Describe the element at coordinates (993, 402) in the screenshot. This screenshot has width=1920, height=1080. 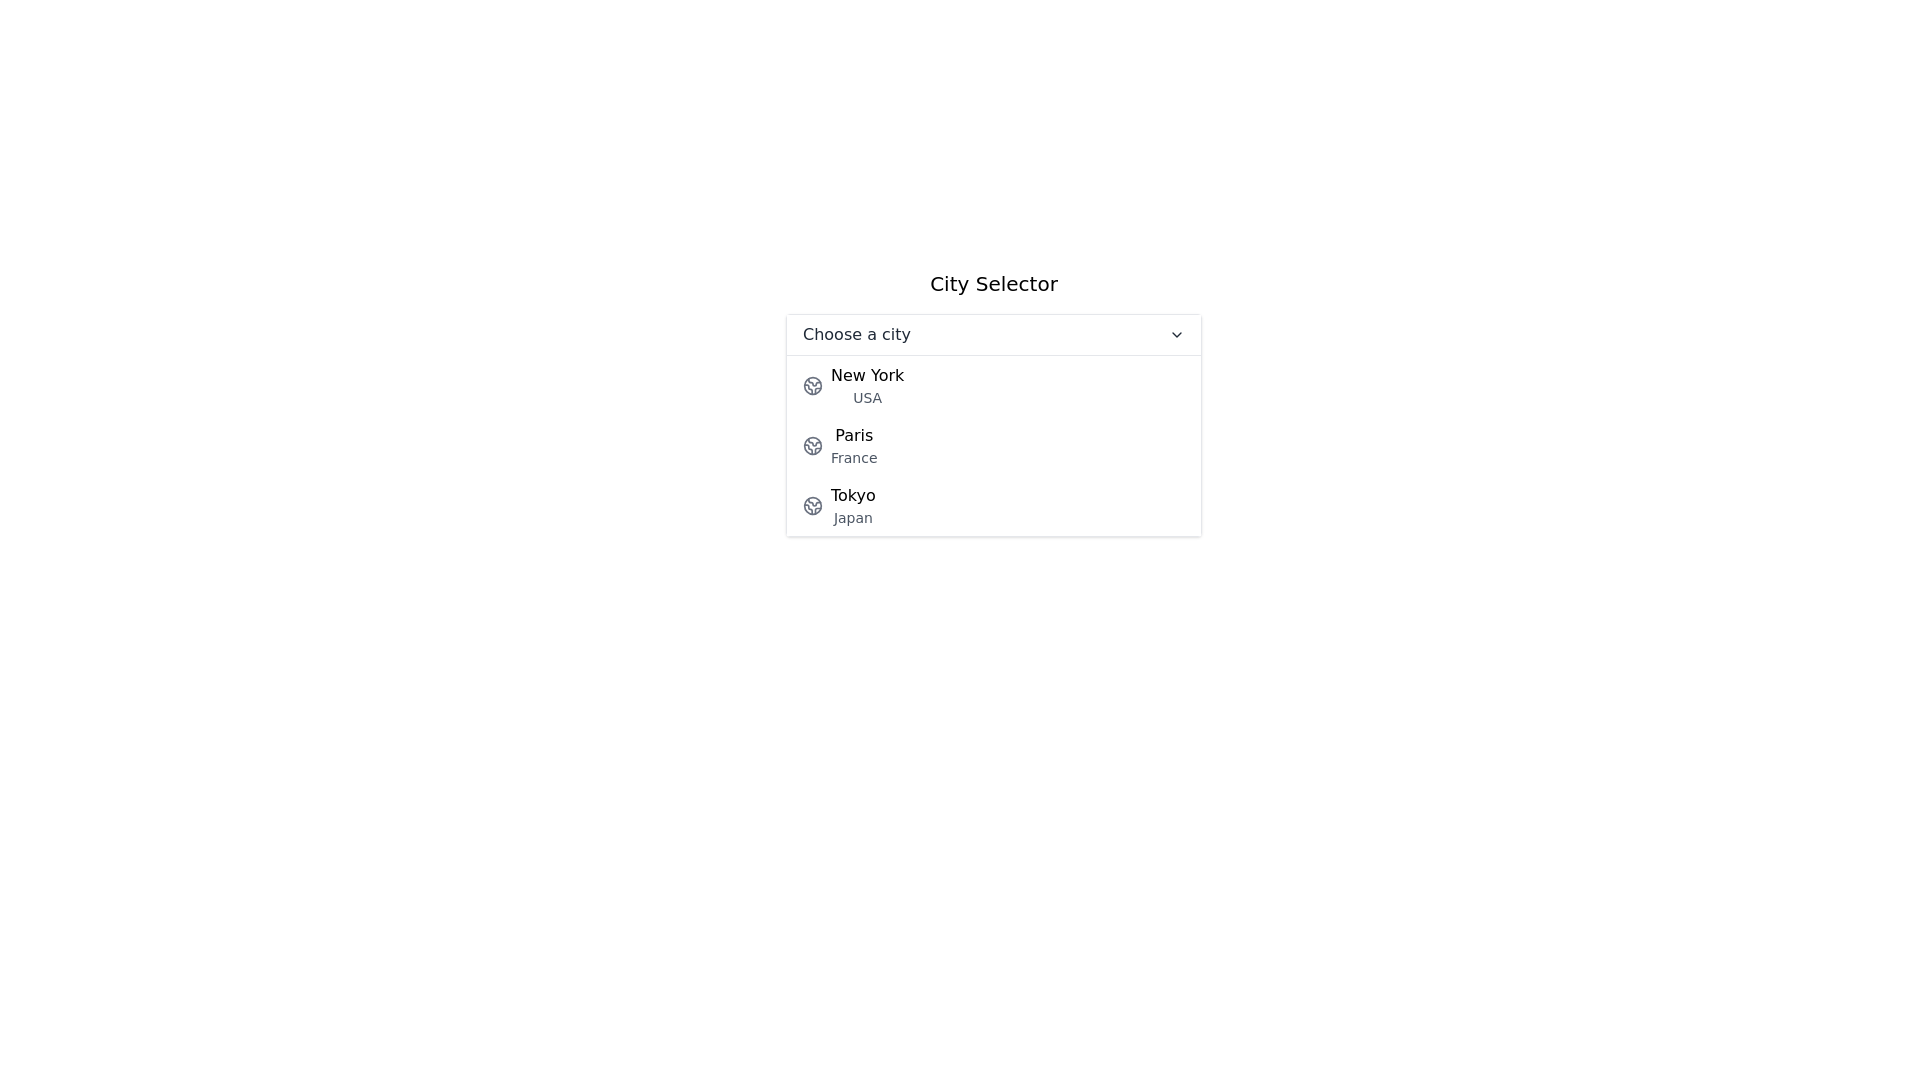
I see `the dropdown menu` at that location.